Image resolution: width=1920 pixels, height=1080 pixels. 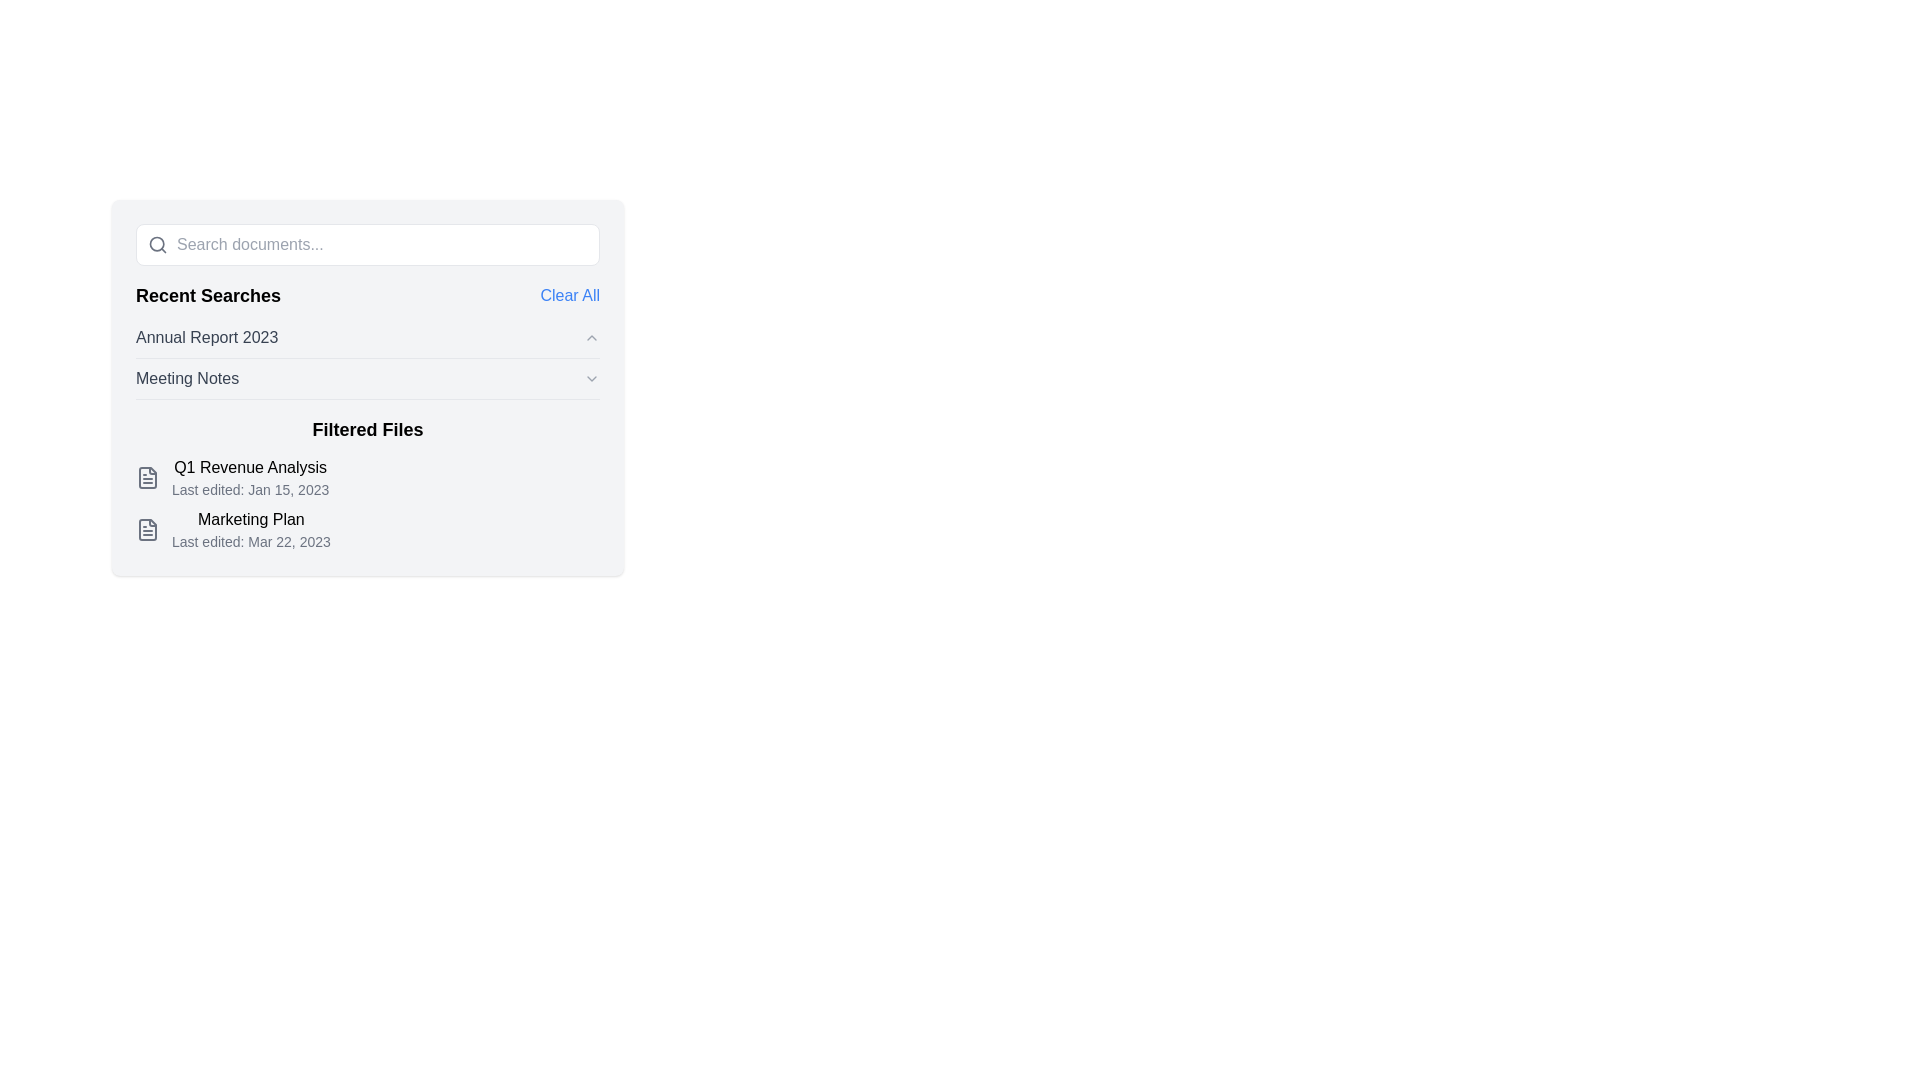 What do you see at coordinates (569, 296) in the screenshot?
I see `the clear all recent searches link` at bounding box center [569, 296].